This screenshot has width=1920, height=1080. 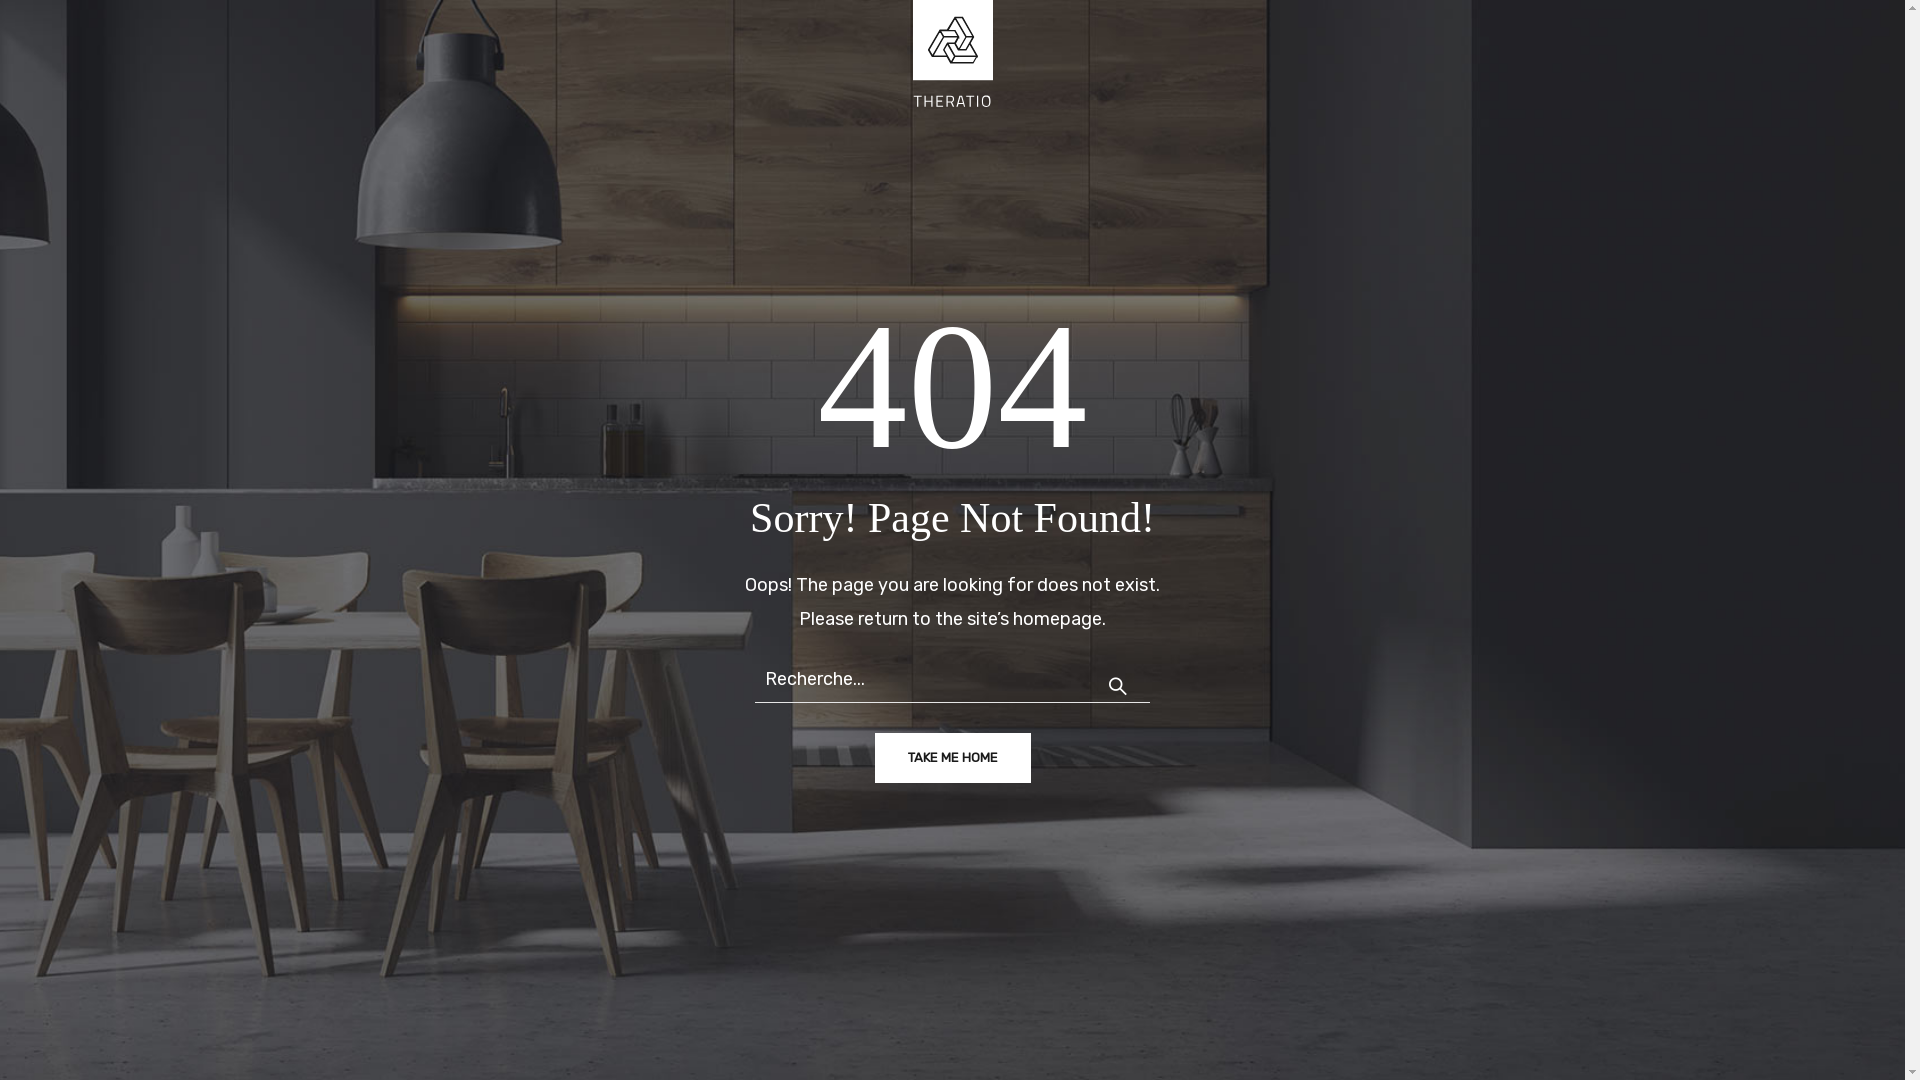 What do you see at coordinates (950, 758) in the screenshot?
I see `'TAKE ME HOME'` at bounding box center [950, 758].